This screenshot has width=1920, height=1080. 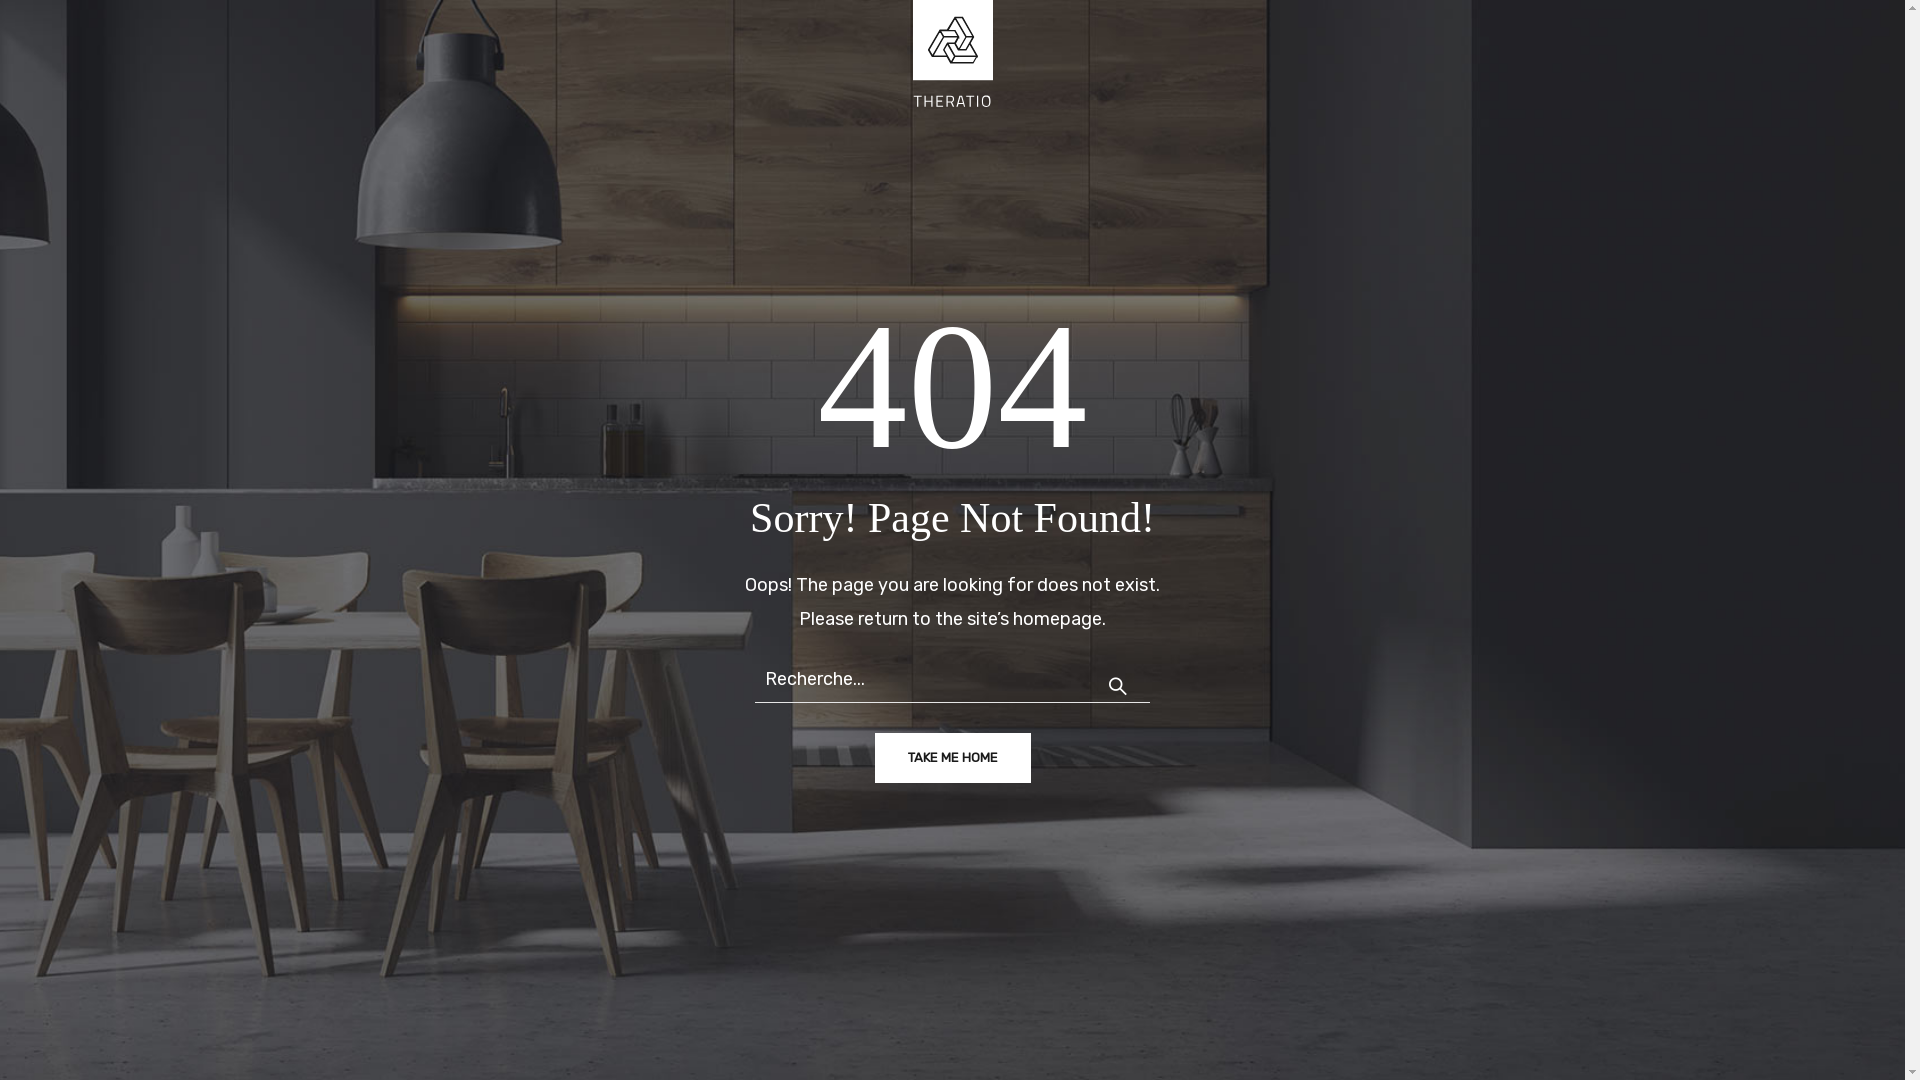 What do you see at coordinates (950, 758) in the screenshot?
I see `'TAKE ME HOME'` at bounding box center [950, 758].